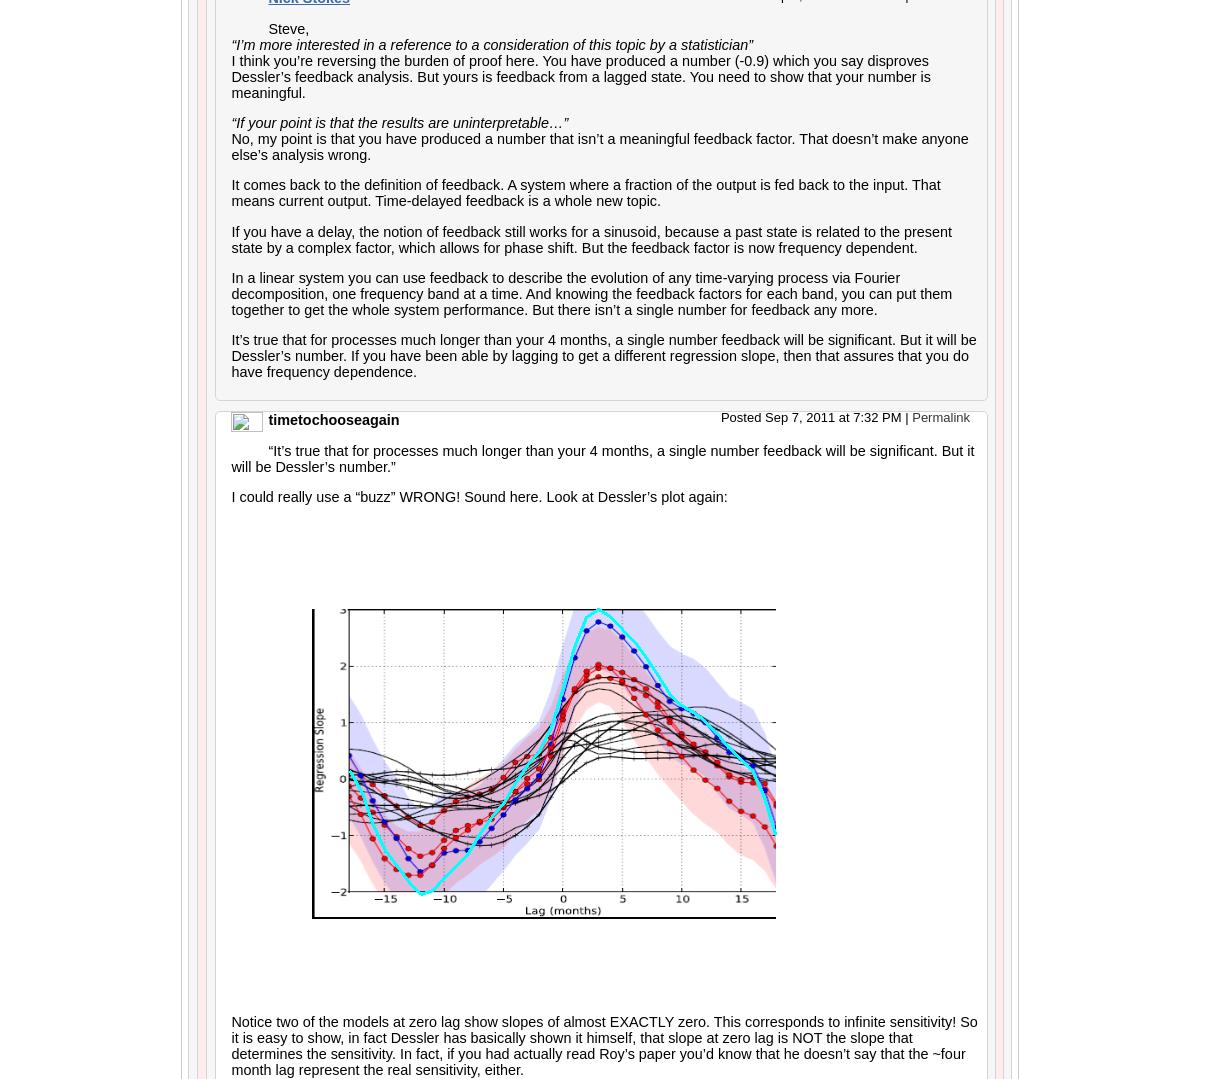 This screenshot has width=1212, height=1079. Describe the element at coordinates (231, 122) in the screenshot. I see `'“If your point is that the results are uninterpretable…”'` at that location.